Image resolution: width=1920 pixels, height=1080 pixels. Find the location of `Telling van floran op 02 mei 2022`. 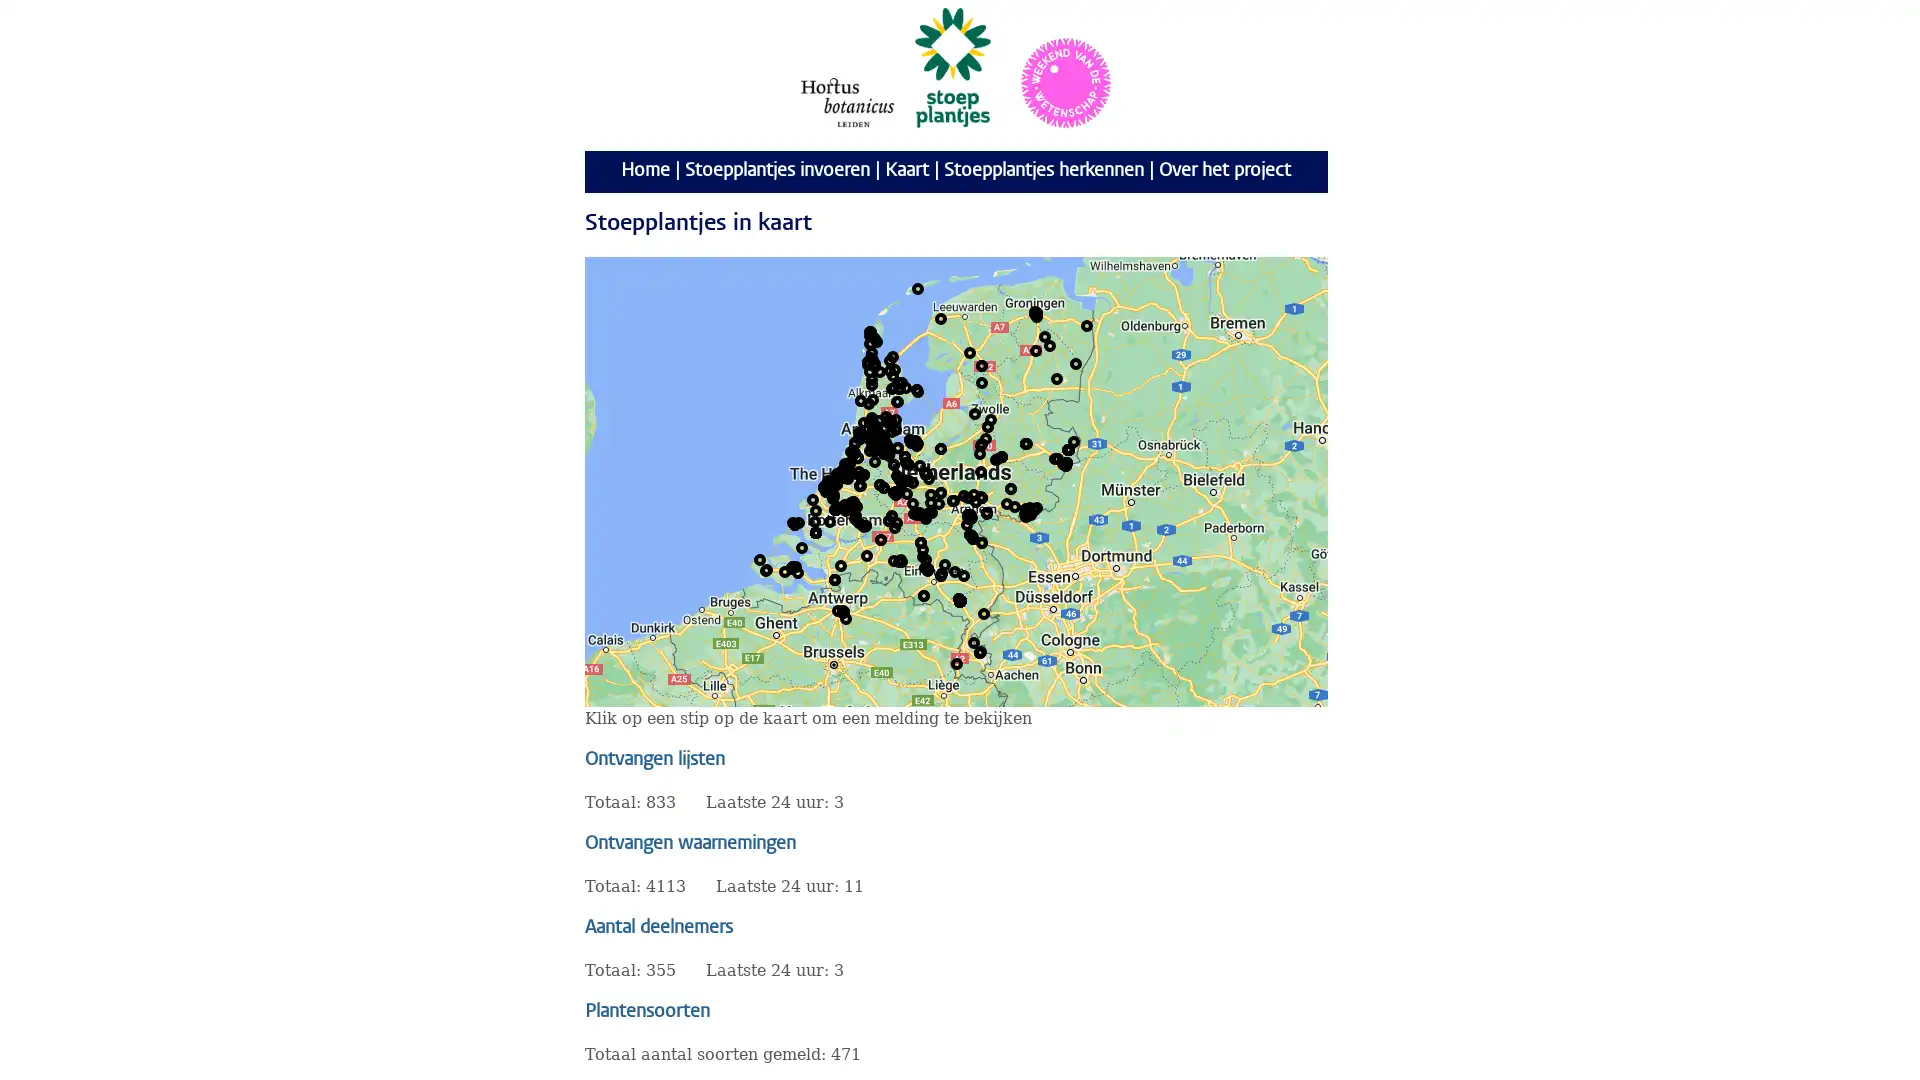

Telling van floran op 02 mei 2022 is located at coordinates (896, 490).